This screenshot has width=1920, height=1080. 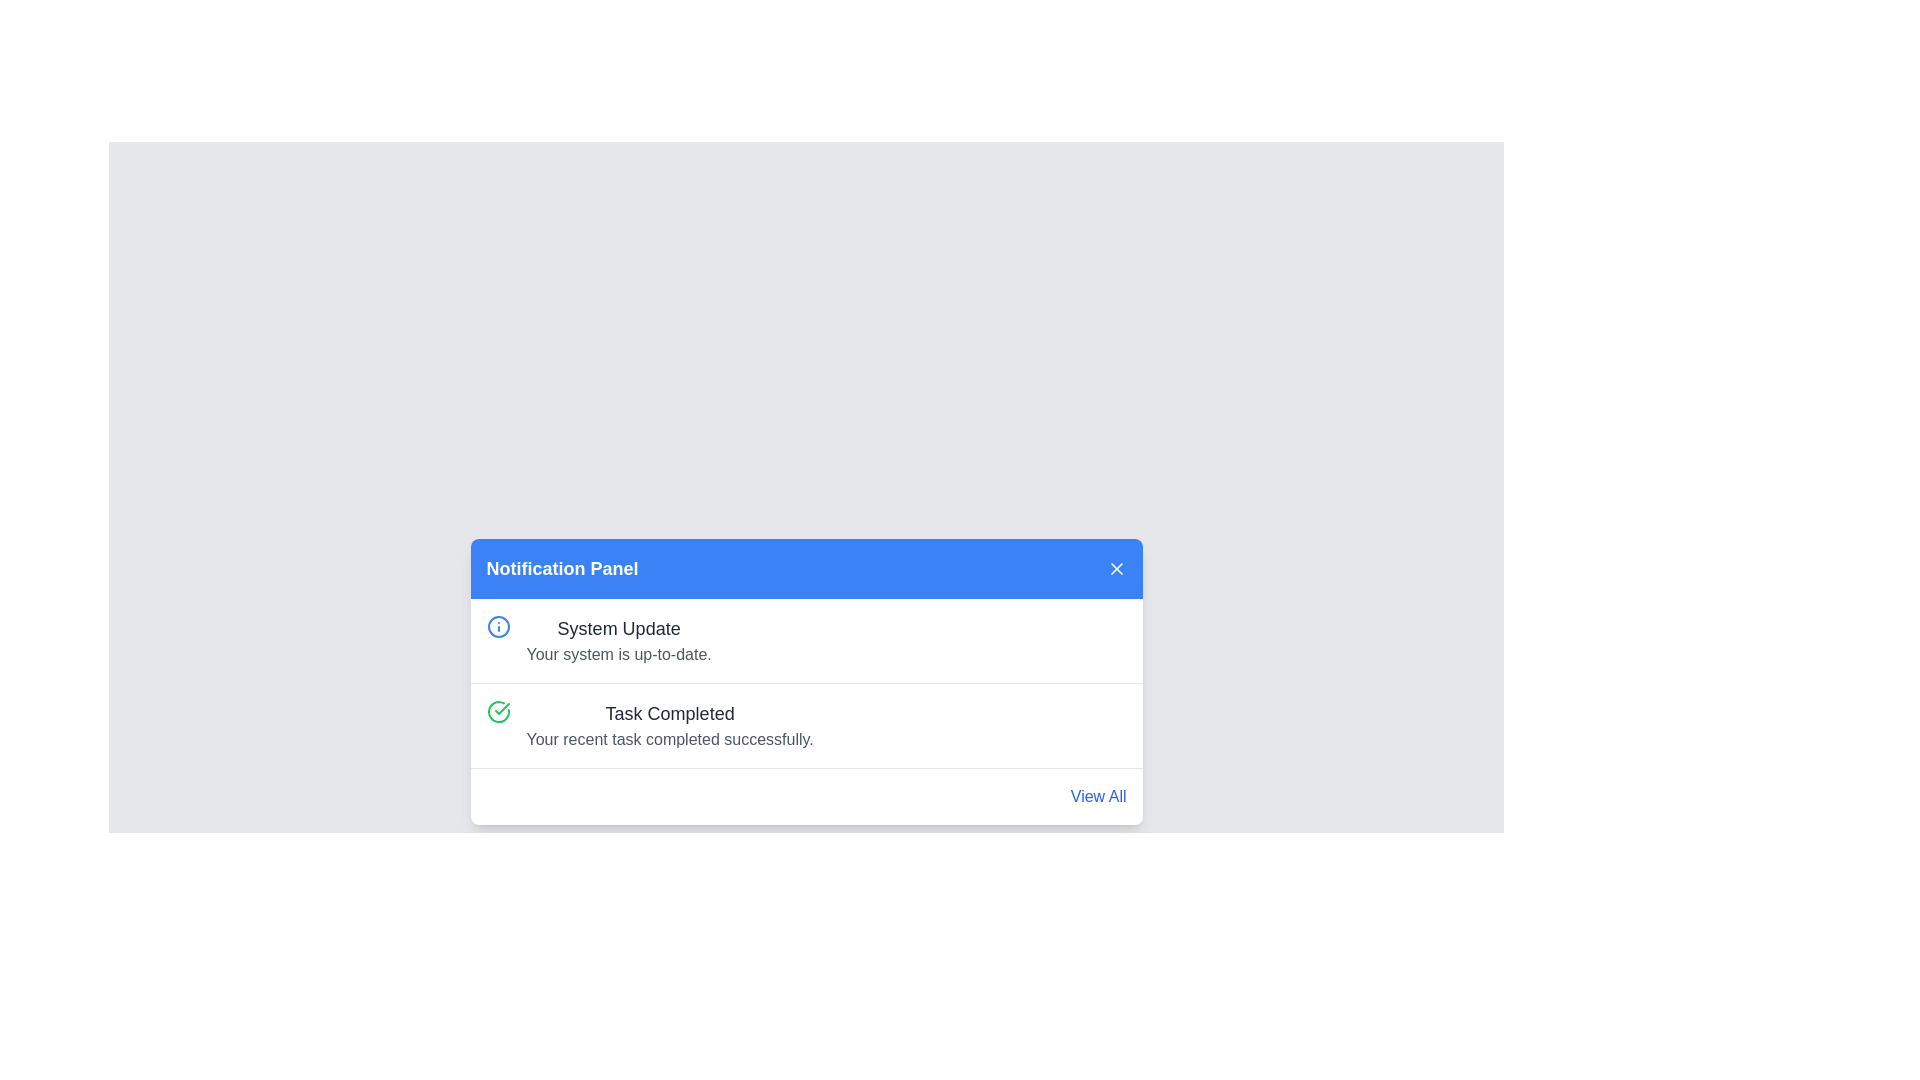 I want to click on notification text of the second notification item in the notification panel, which states 'Your recent task completed successfully.', so click(x=806, y=725).